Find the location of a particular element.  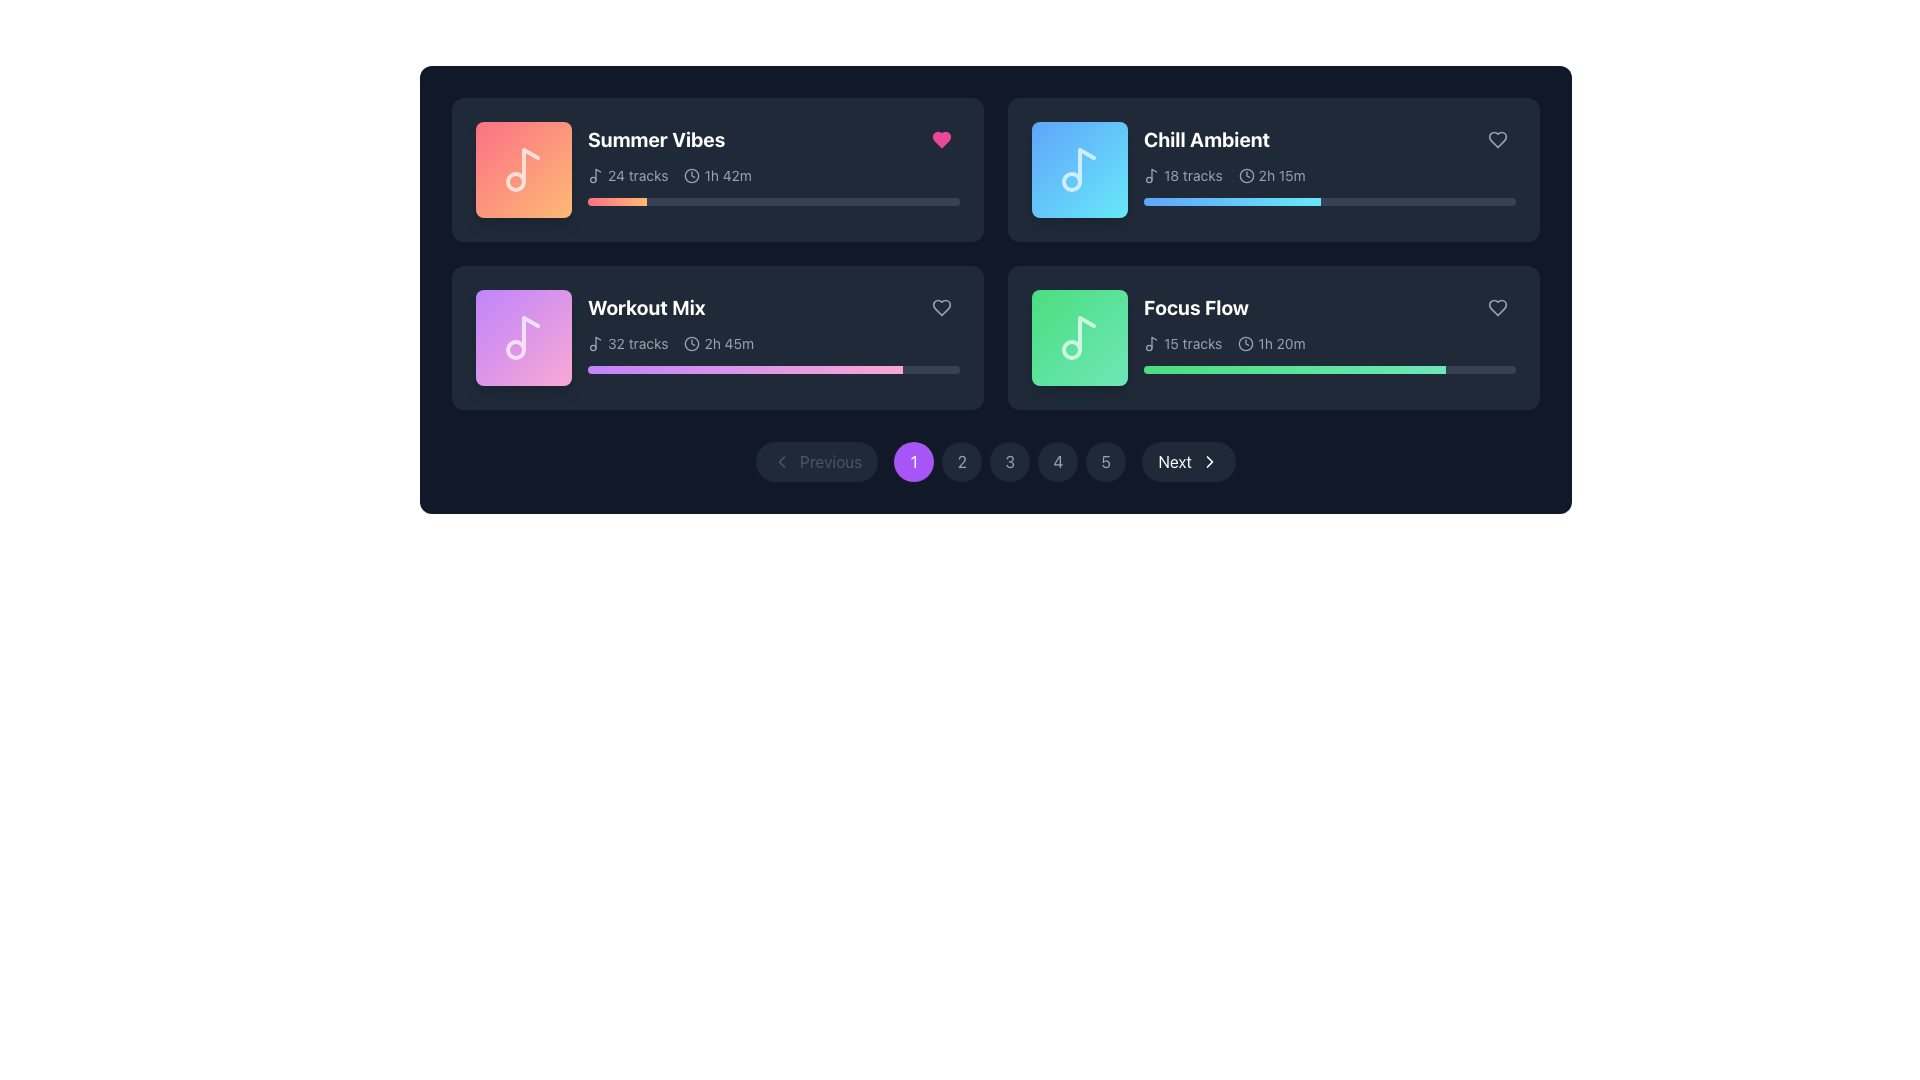

progress is located at coordinates (802, 370).